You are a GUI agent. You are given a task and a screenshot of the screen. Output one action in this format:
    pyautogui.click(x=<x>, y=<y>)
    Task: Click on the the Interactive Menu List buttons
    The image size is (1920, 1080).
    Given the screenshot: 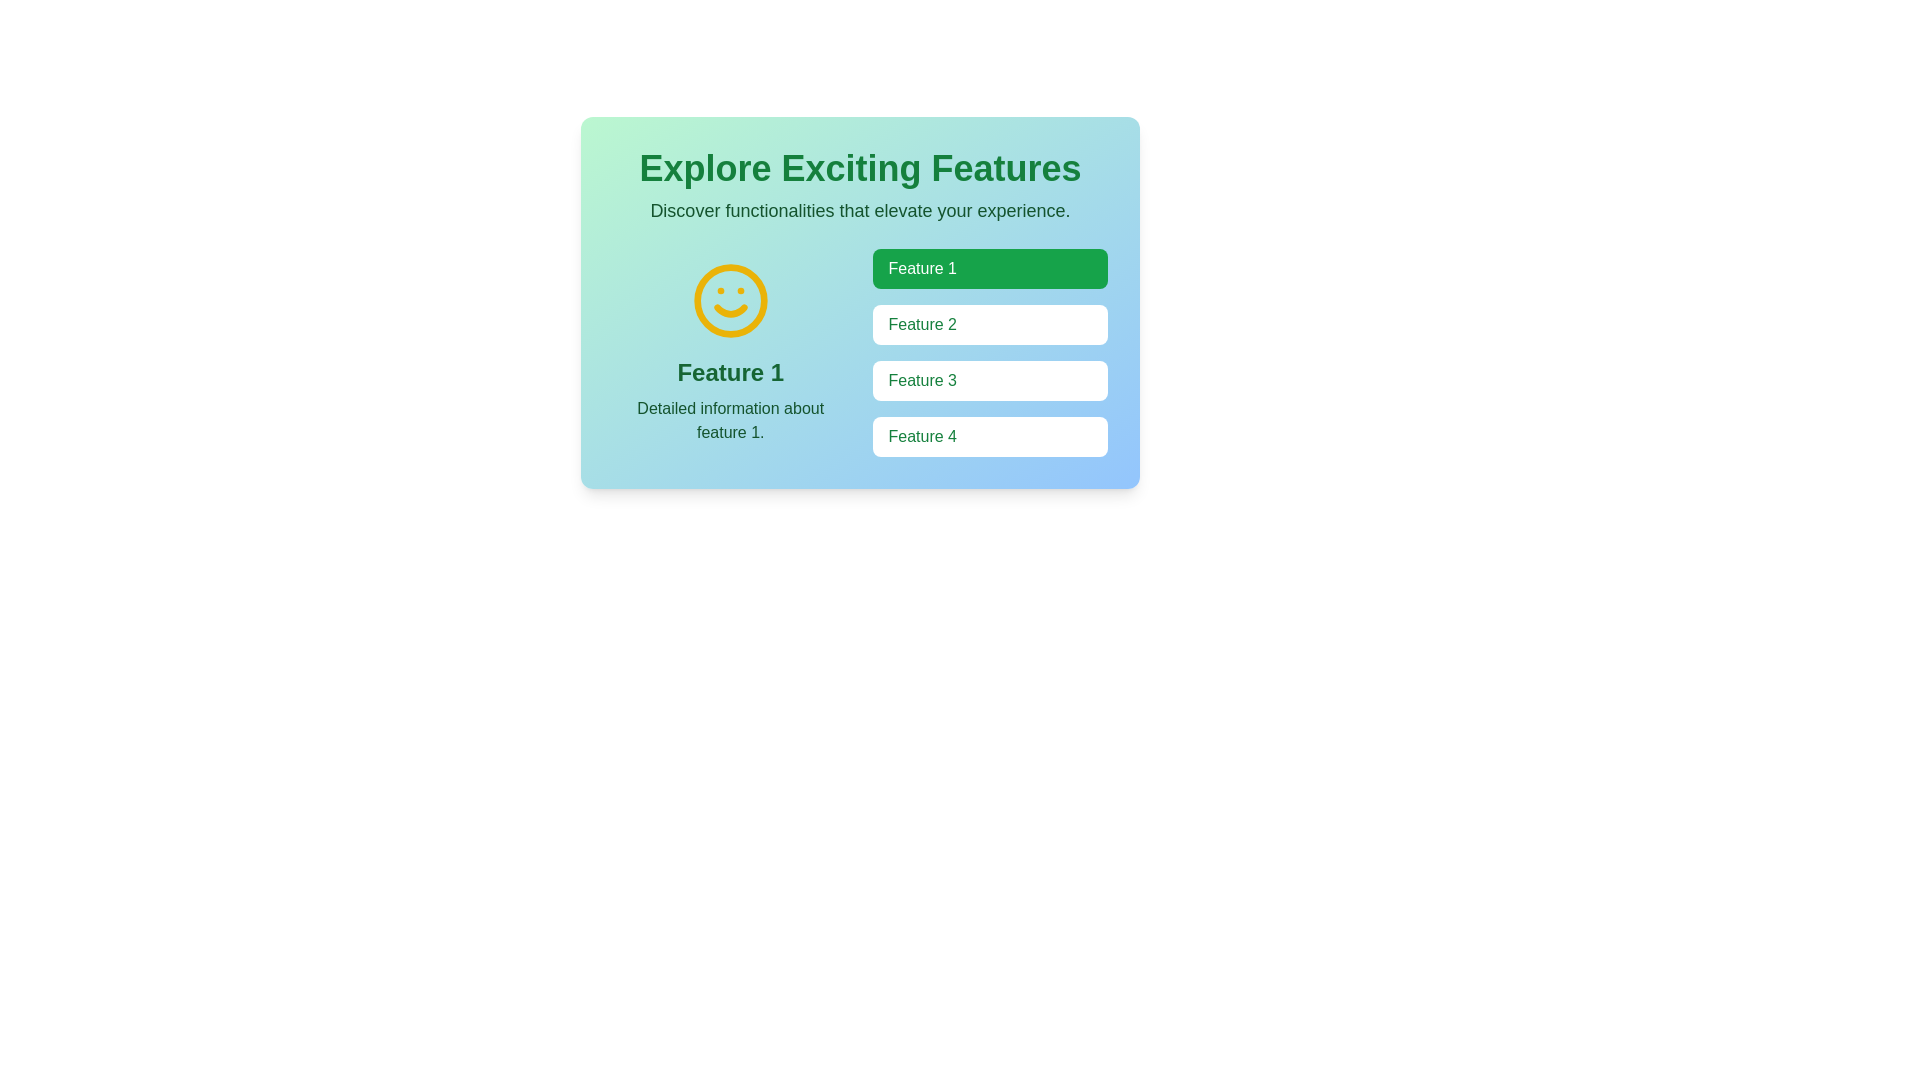 What is the action you would take?
    pyautogui.click(x=990, y=352)
    